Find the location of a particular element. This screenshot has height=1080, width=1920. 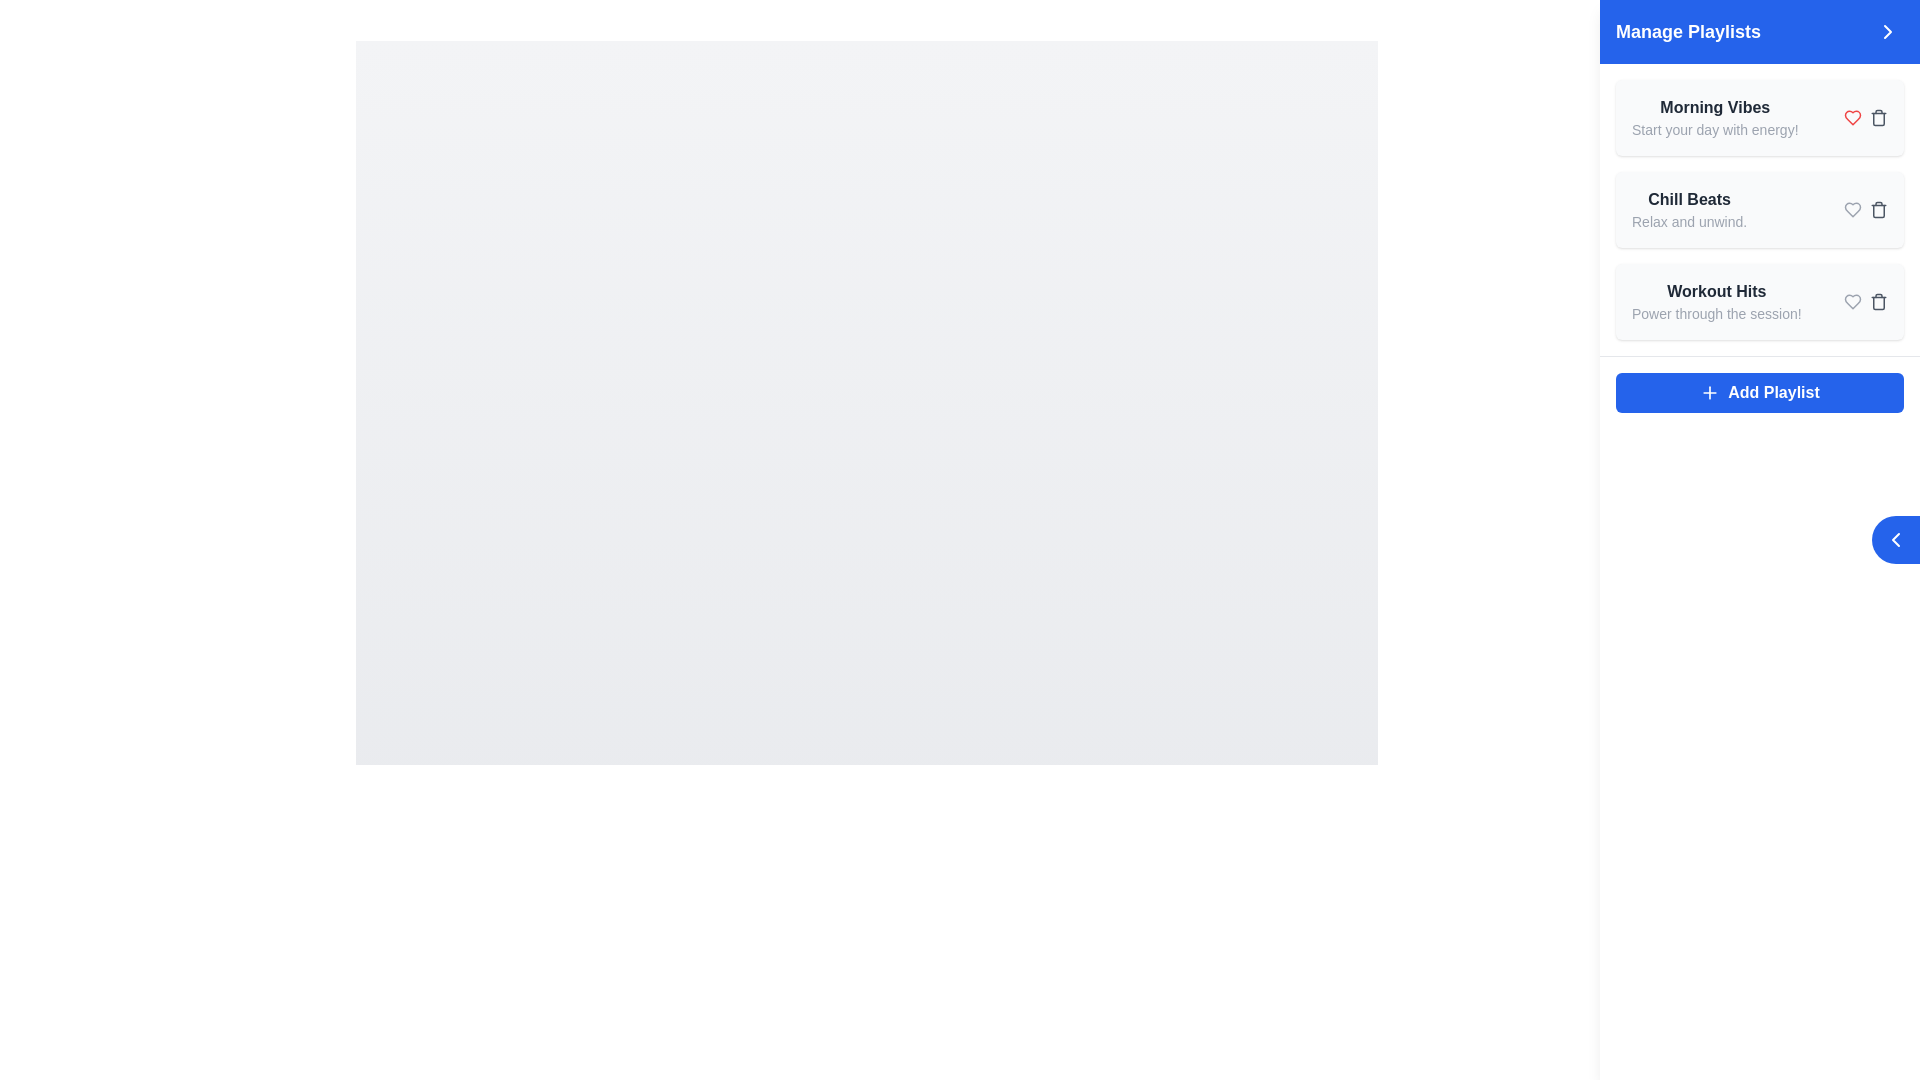

the delete button for the 'Workout Hits' playlist located in the right-side column under 'Manage Playlists' to change its color to blue is located at coordinates (1877, 301).